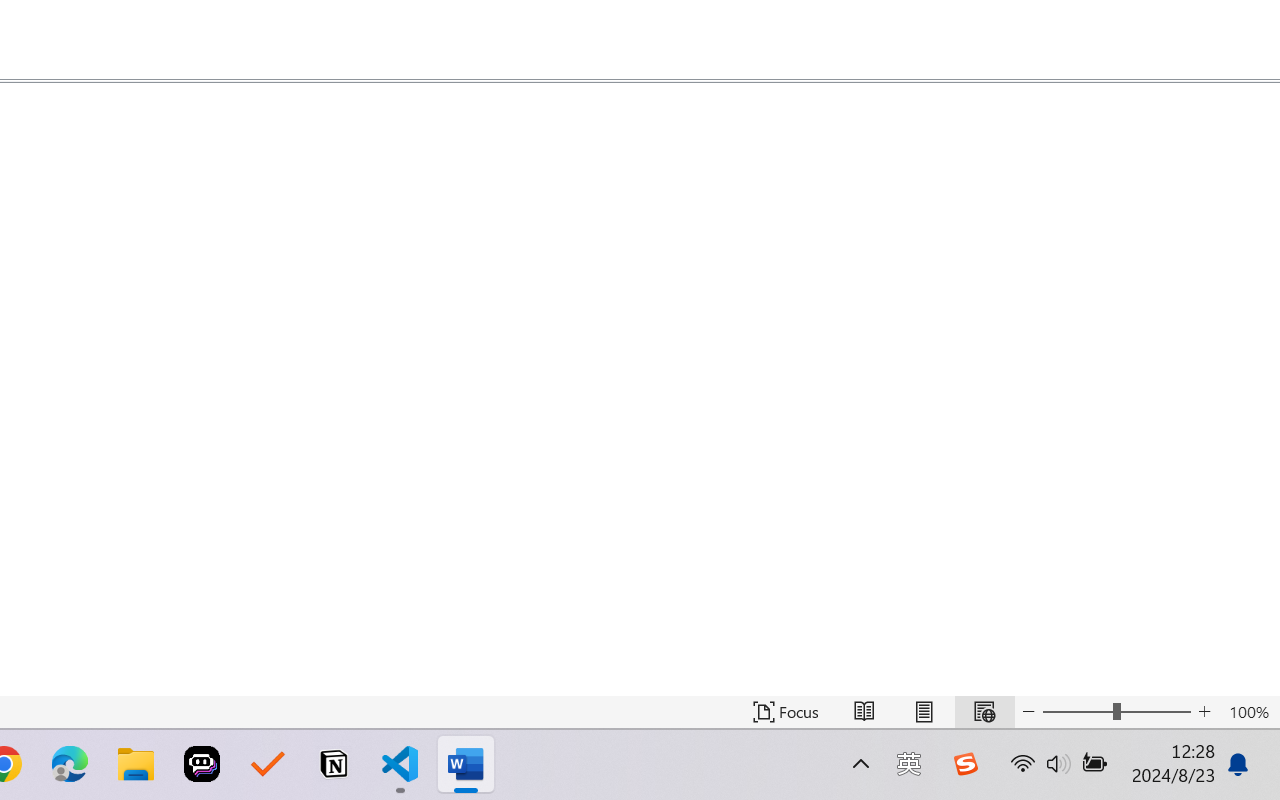 The image size is (1280, 800). Describe the element at coordinates (1248, 711) in the screenshot. I see `'Zoom 100%'` at that location.